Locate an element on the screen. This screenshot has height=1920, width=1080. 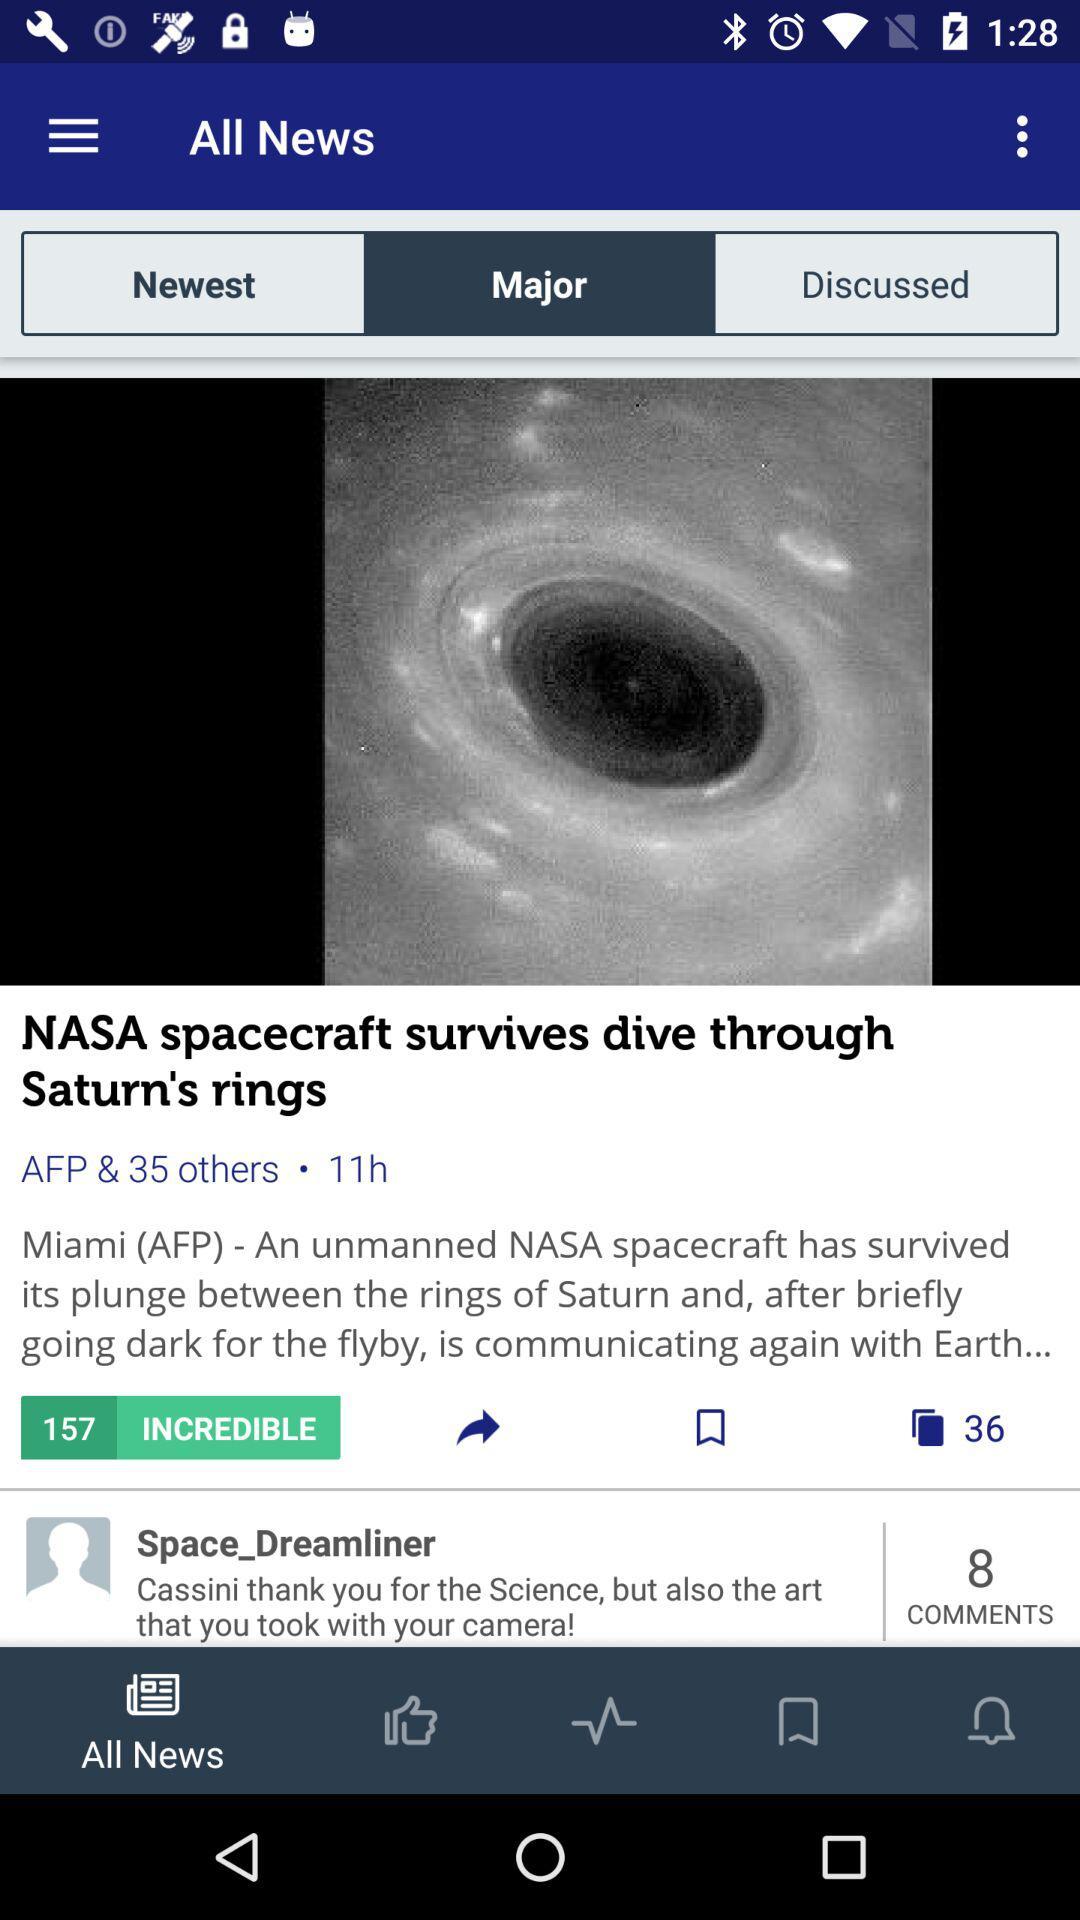
the image beside spacedreamliner is located at coordinates (67, 1558).